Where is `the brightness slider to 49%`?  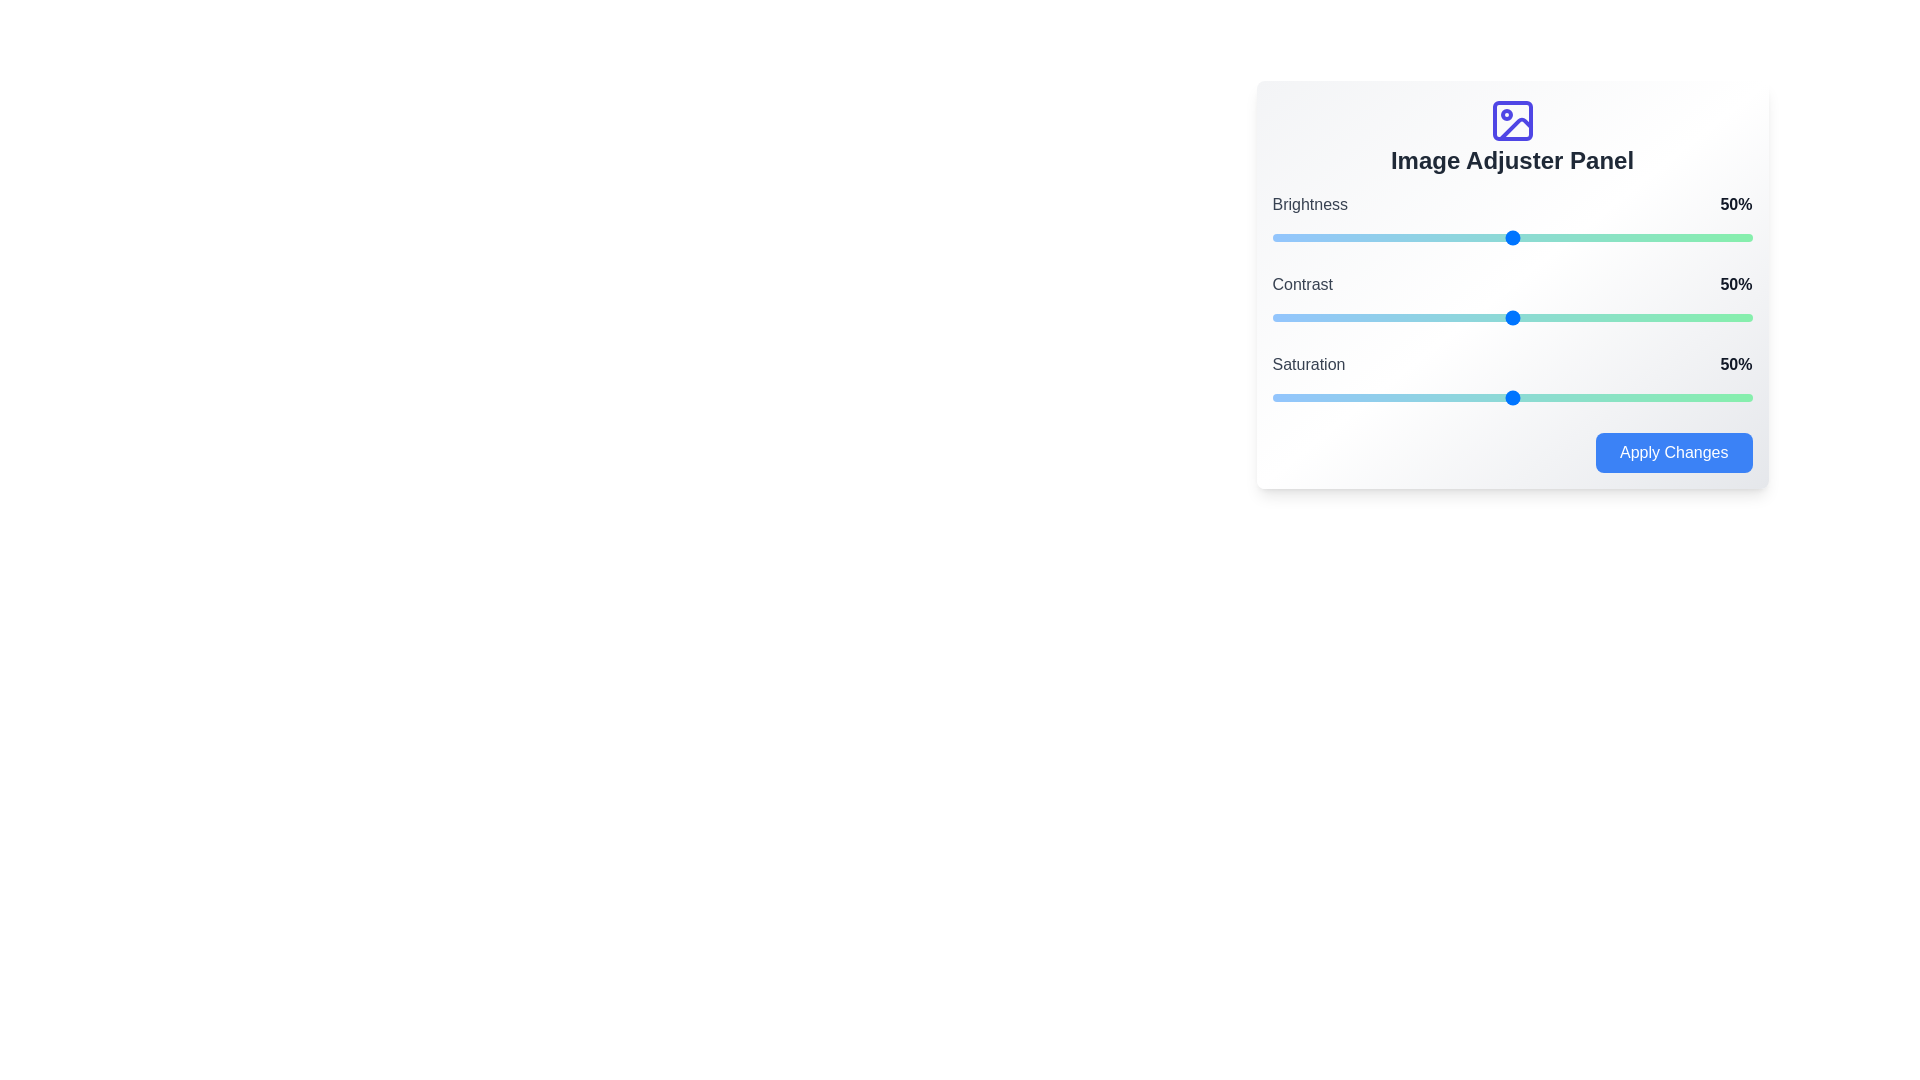
the brightness slider to 49% is located at coordinates (1507, 237).